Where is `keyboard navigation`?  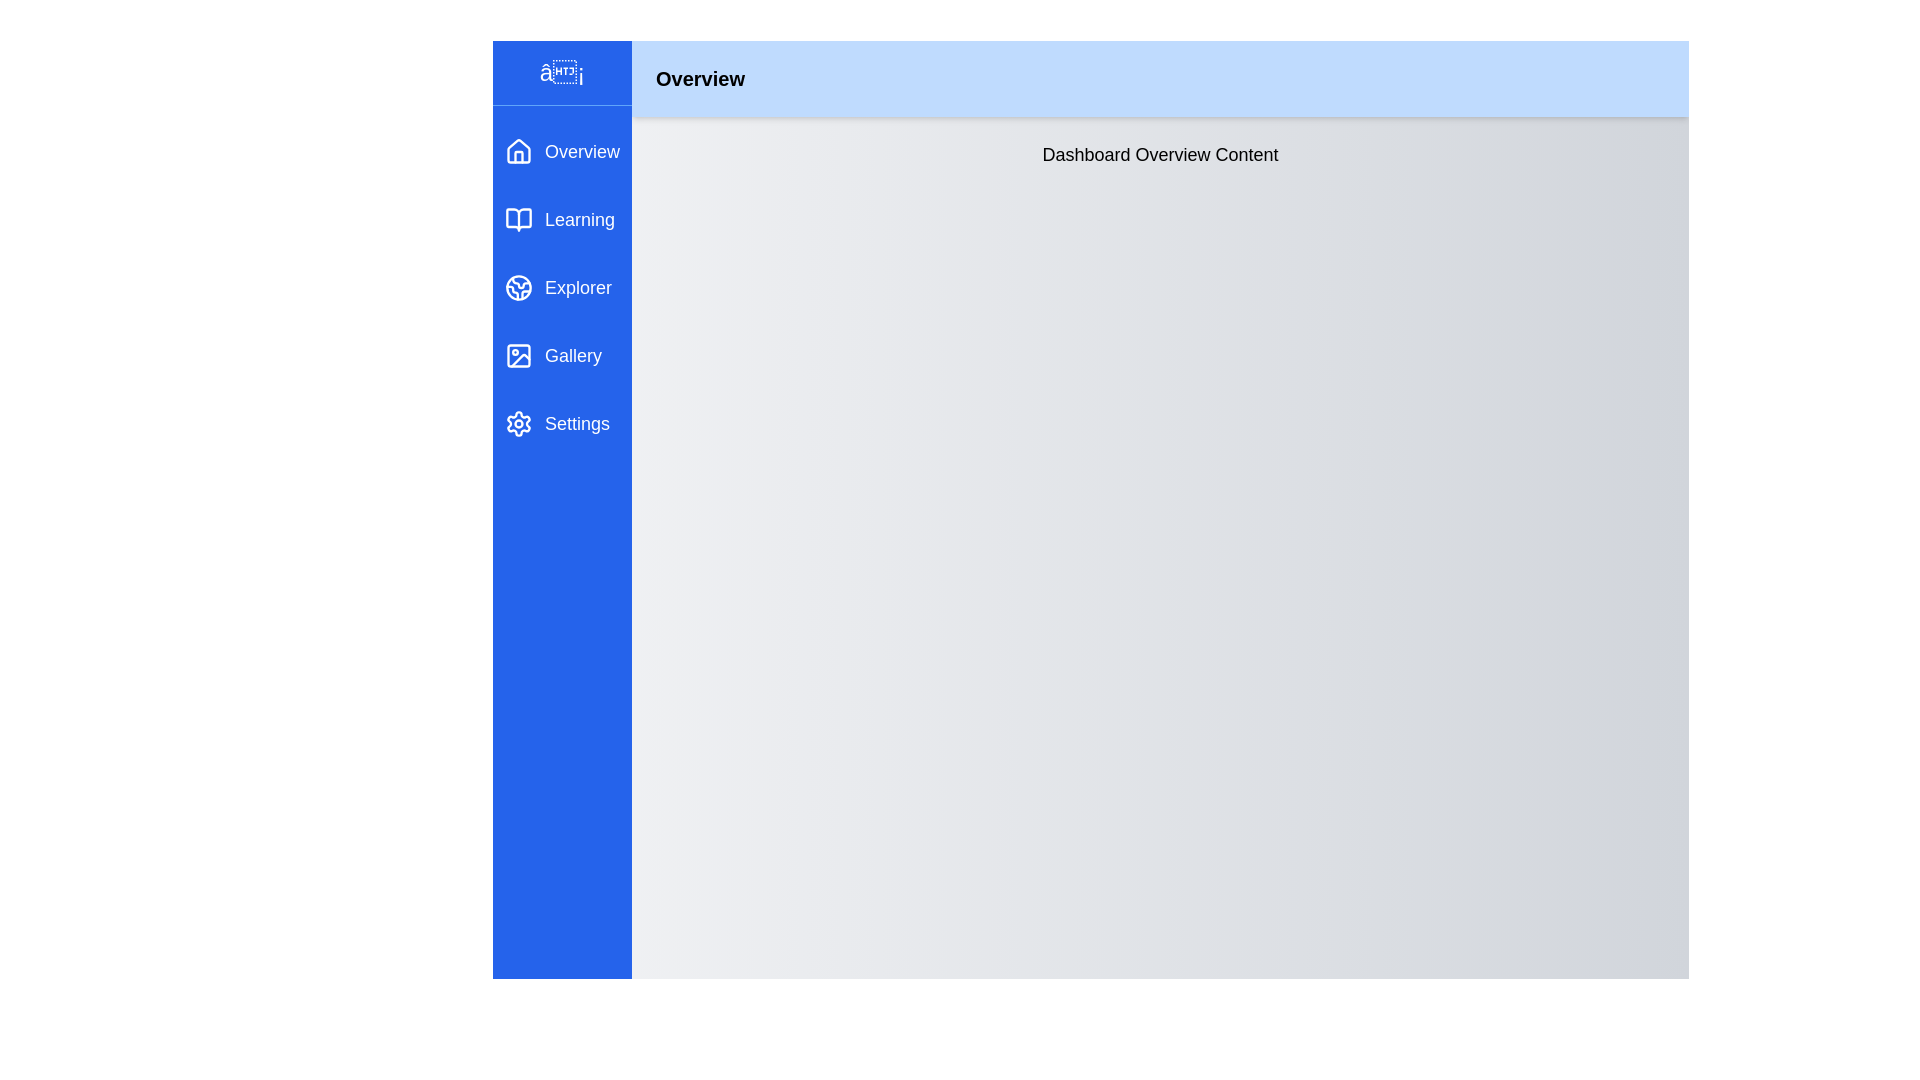 keyboard navigation is located at coordinates (561, 219).